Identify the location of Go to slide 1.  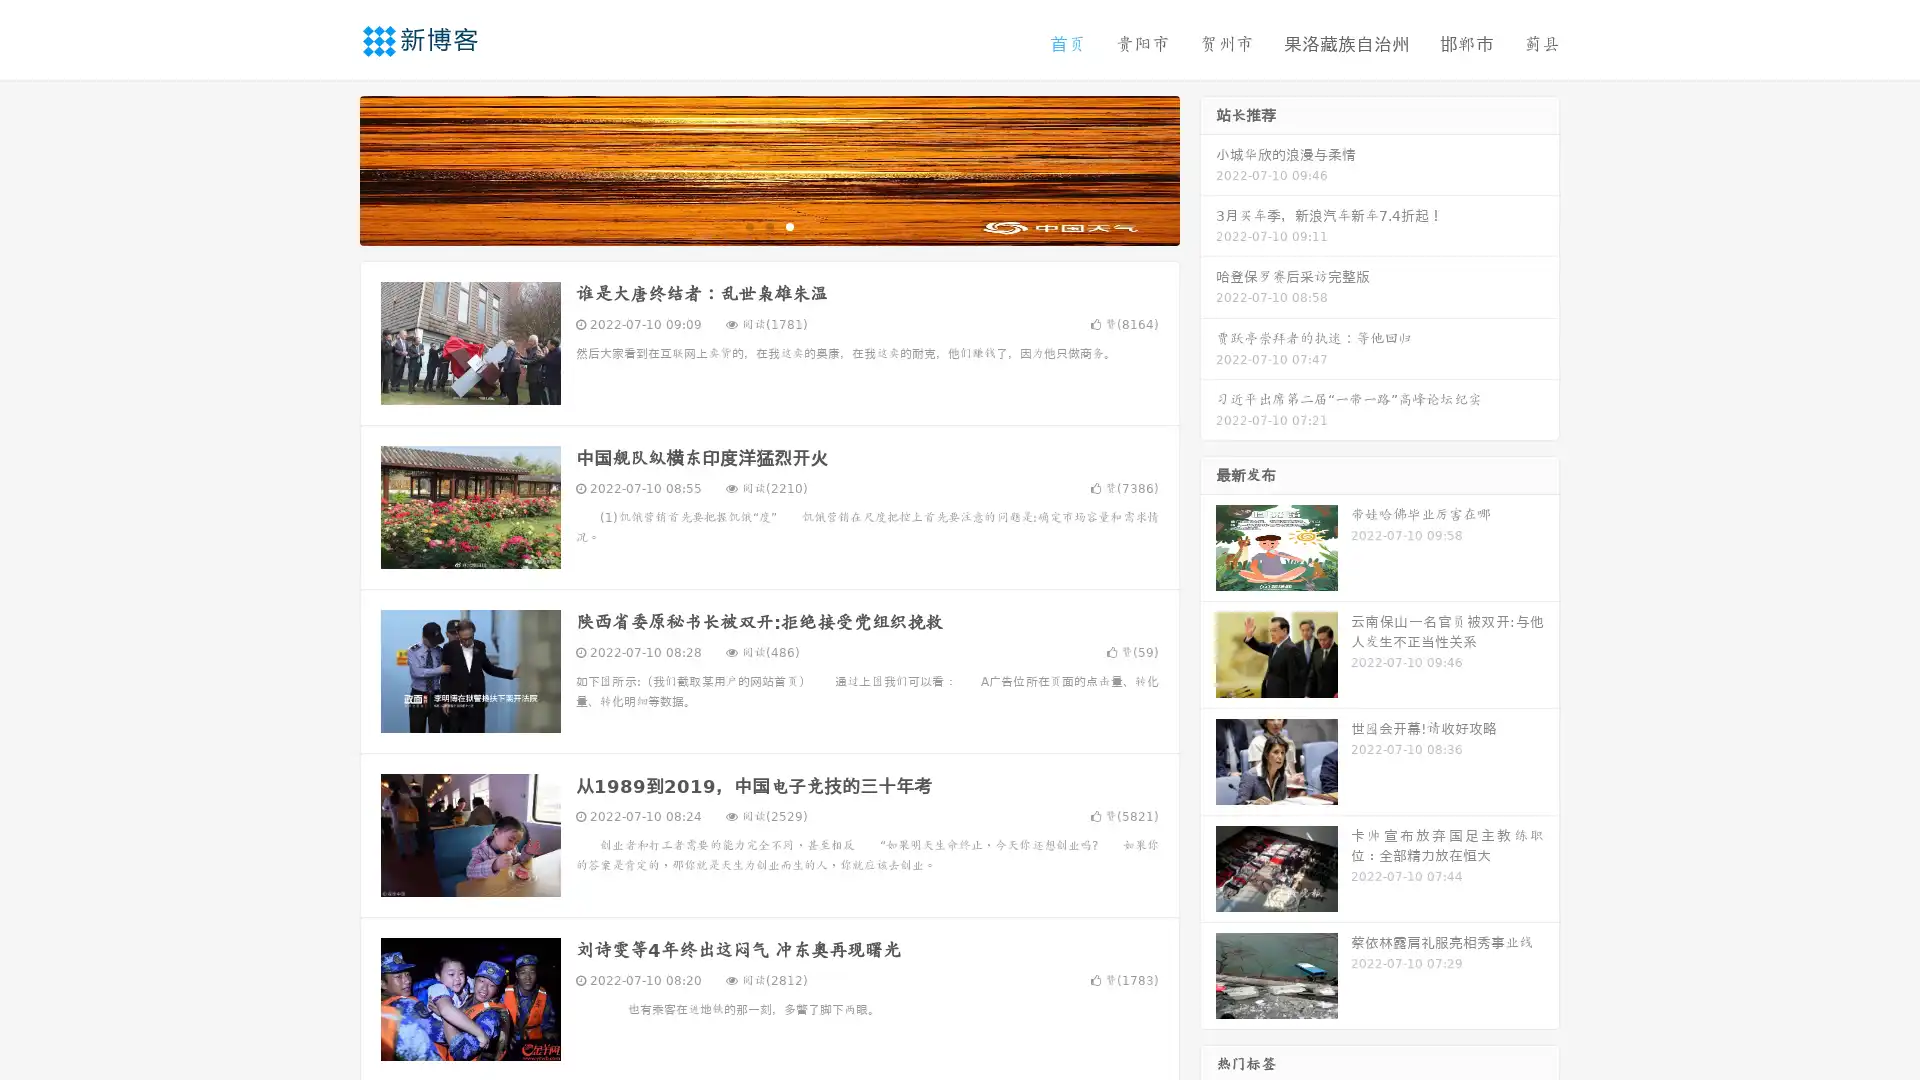
(748, 225).